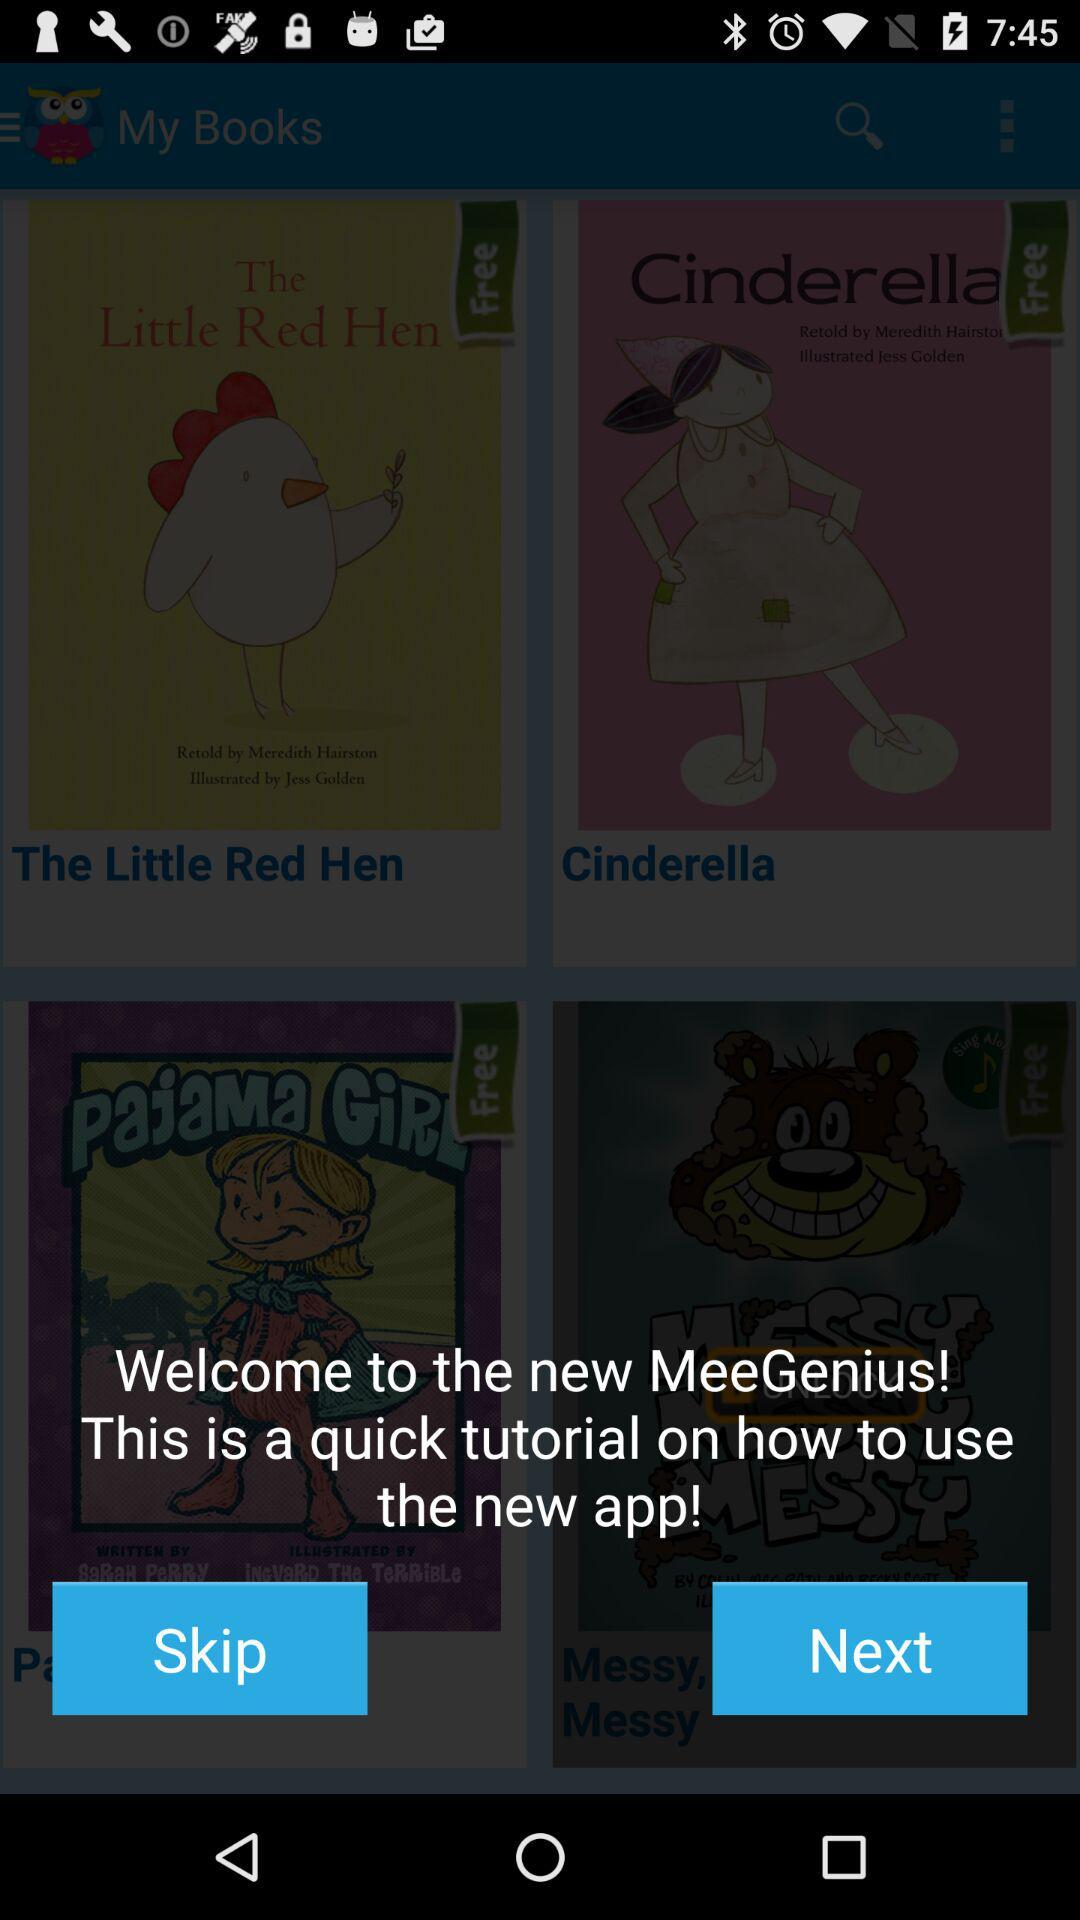  What do you see at coordinates (869, 1648) in the screenshot?
I see `icon at the bottom right corner` at bounding box center [869, 1648].